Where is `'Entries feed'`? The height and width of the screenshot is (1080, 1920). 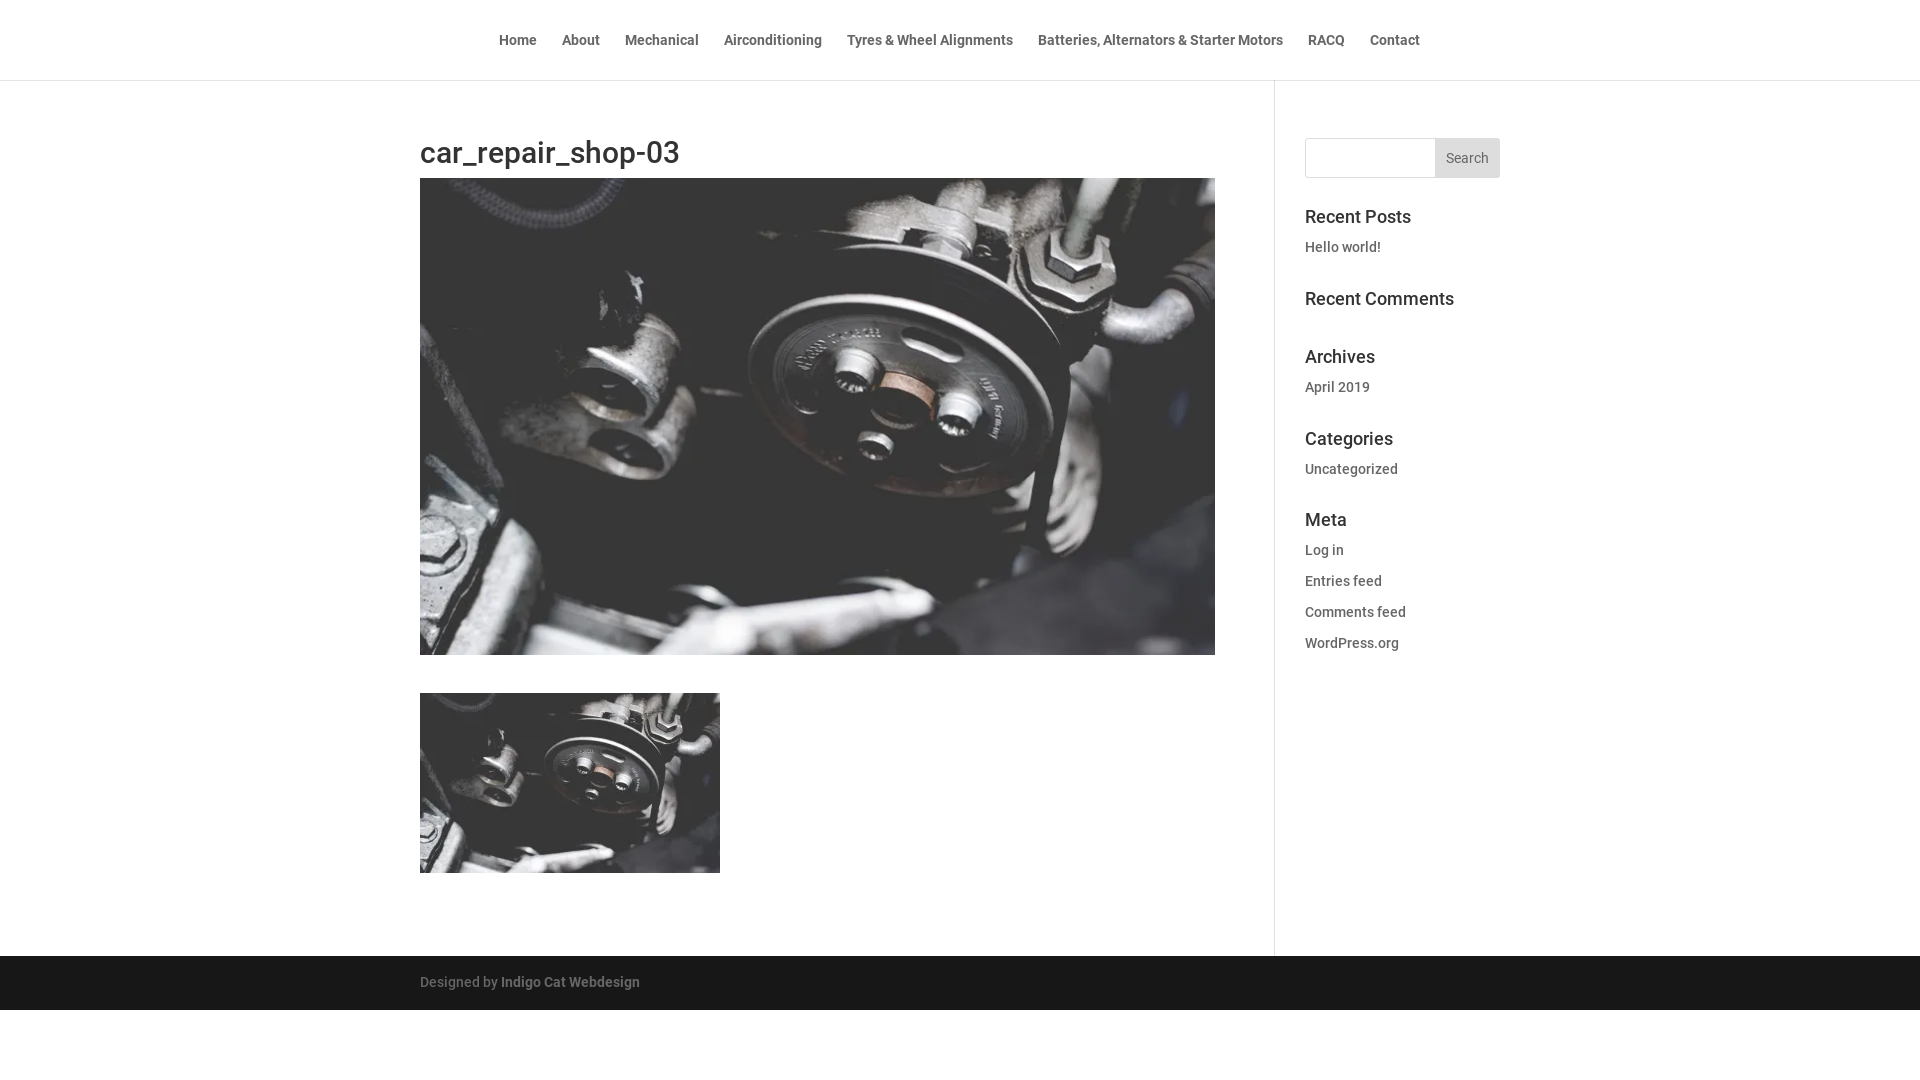
'Entries feed' is located at coordinates (1343, 581).